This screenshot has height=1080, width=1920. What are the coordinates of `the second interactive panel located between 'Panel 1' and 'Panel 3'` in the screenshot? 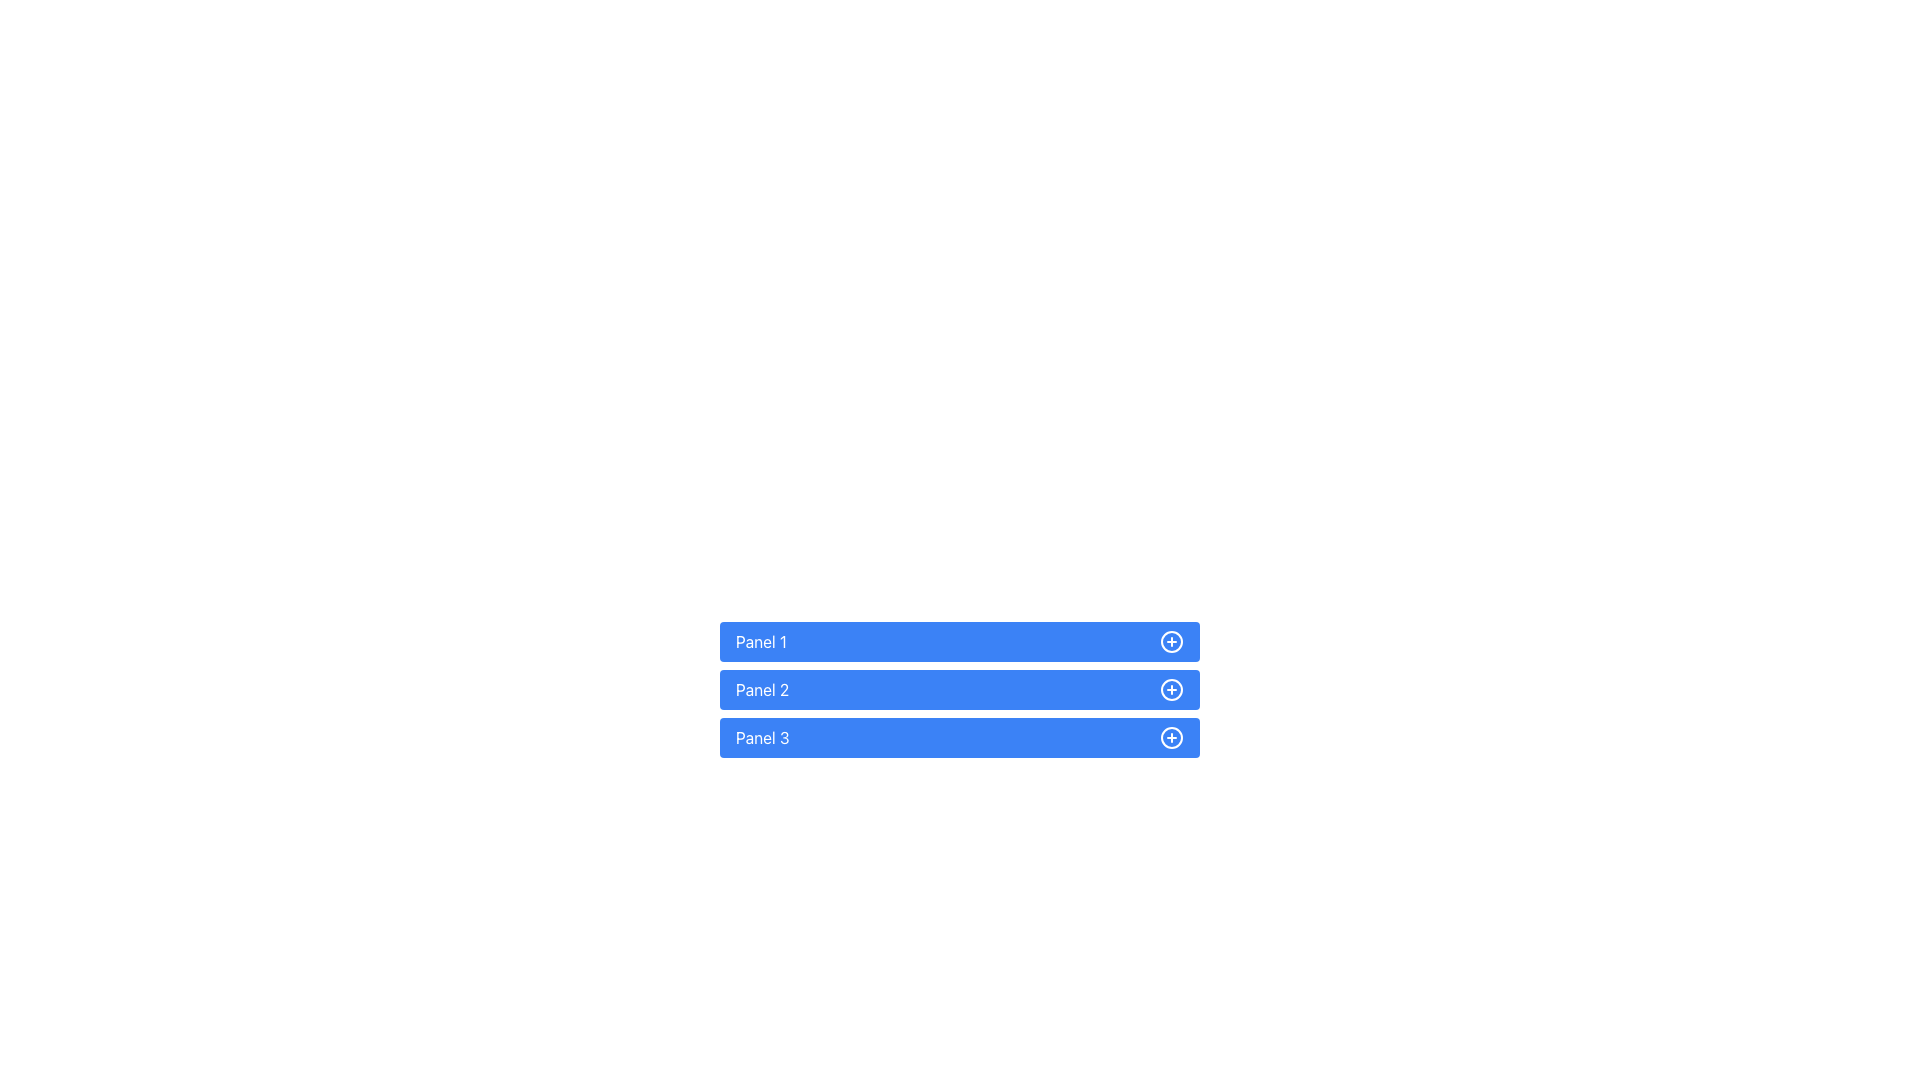 It's located at (960, 689).